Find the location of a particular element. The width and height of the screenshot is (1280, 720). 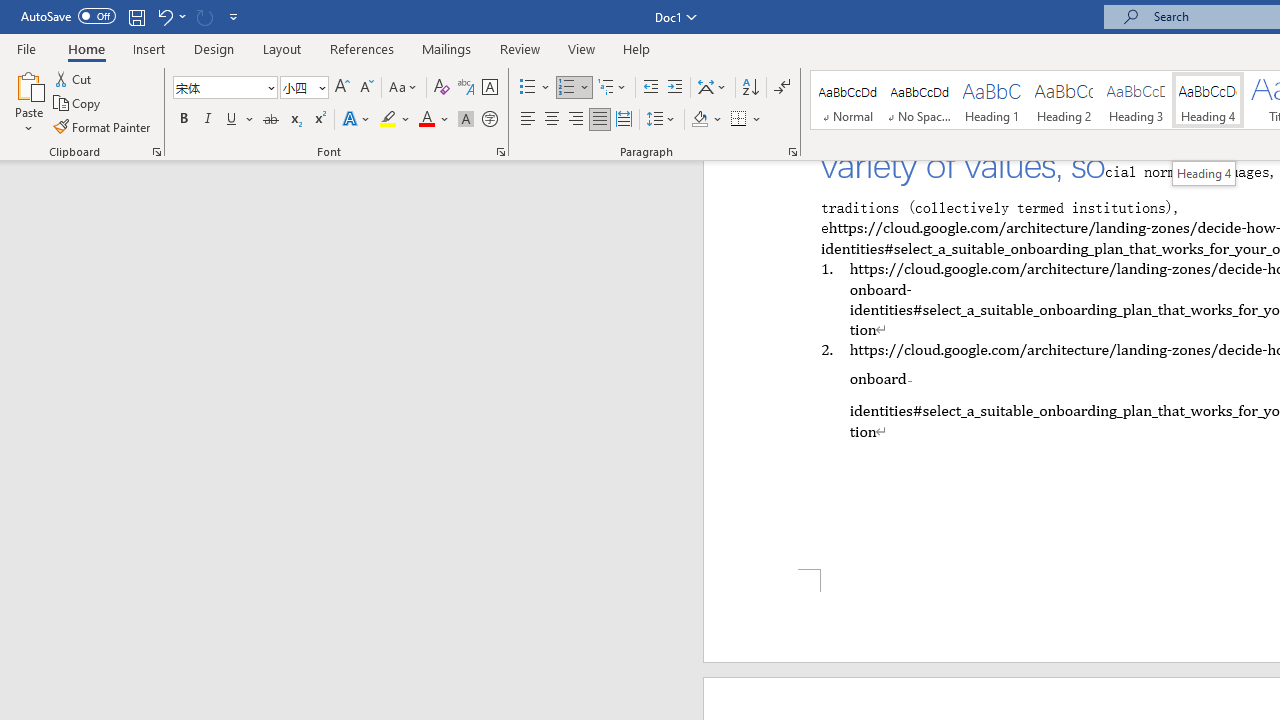

'Font Color Automatic' is located at coordinates (425, 119).